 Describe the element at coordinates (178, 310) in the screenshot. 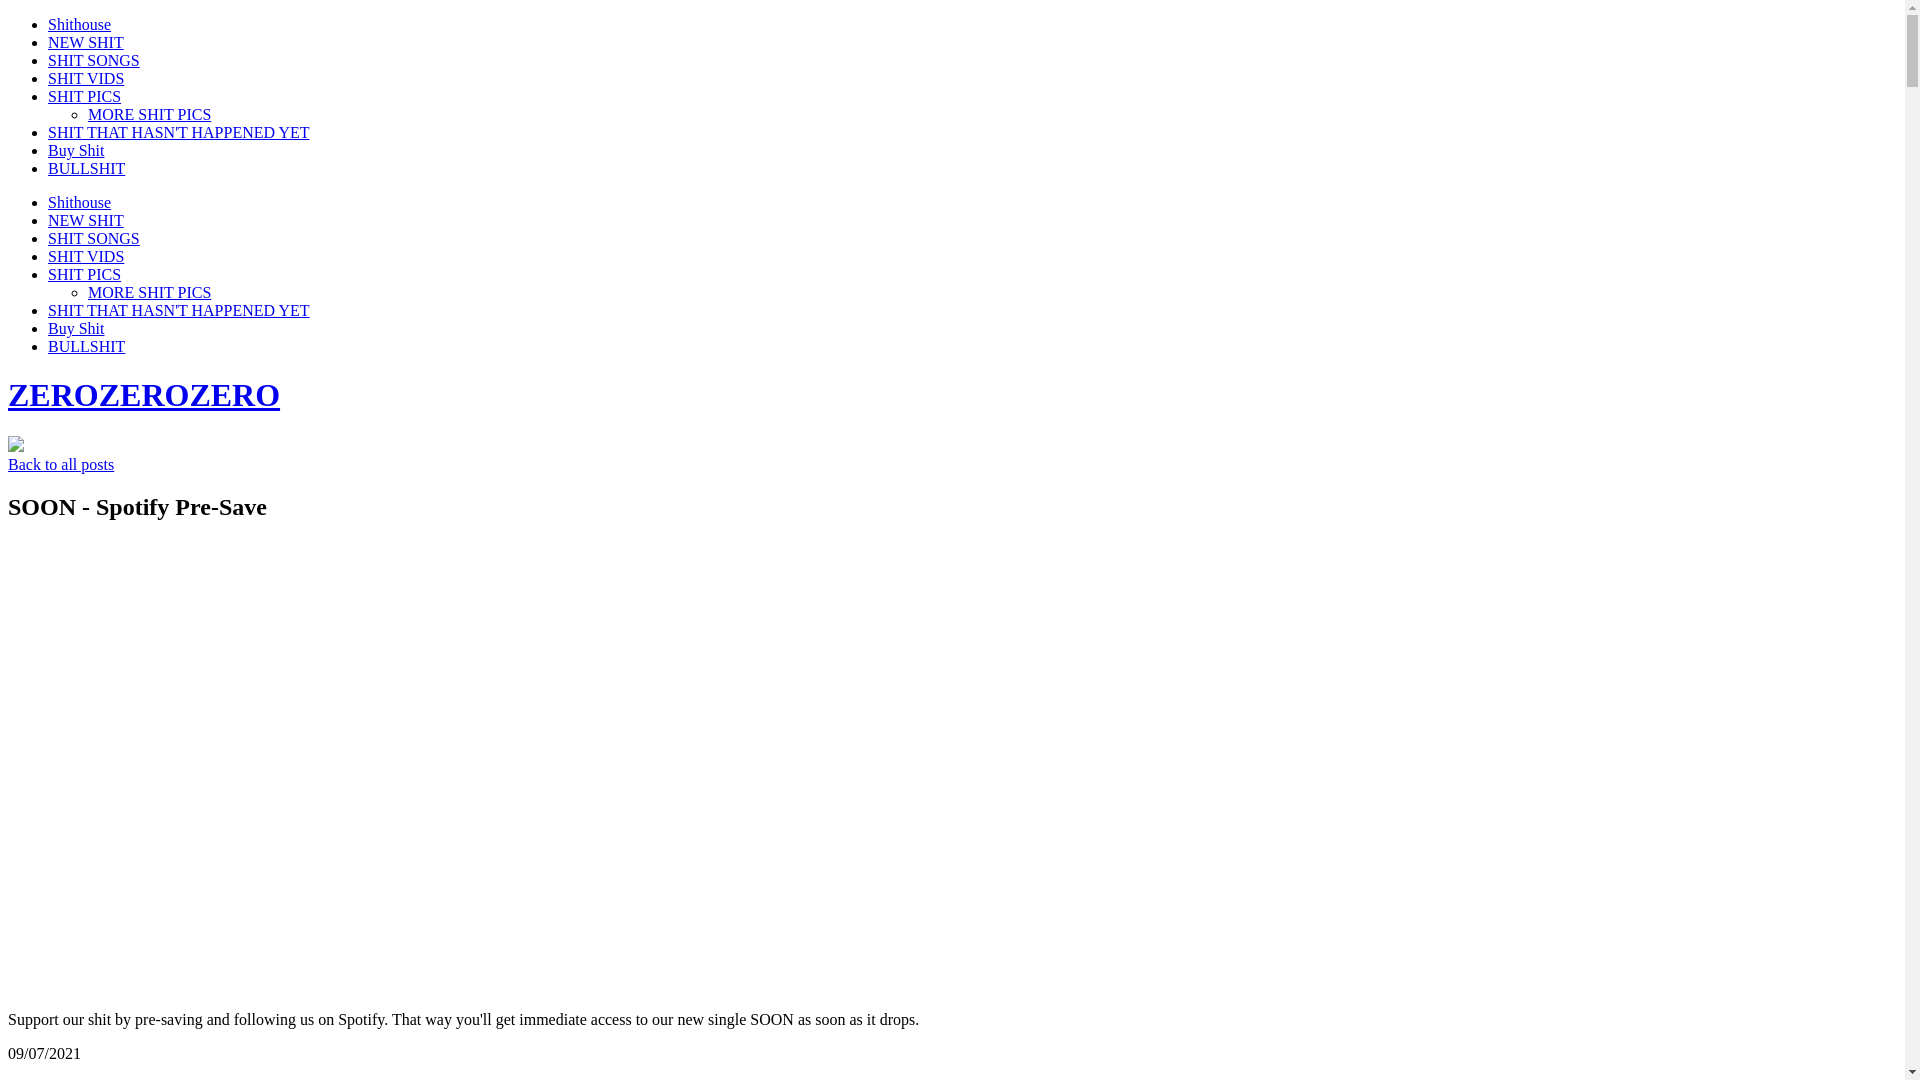

I see `'SHIT THAT HASN'T HAPPENED YET'` at that location.